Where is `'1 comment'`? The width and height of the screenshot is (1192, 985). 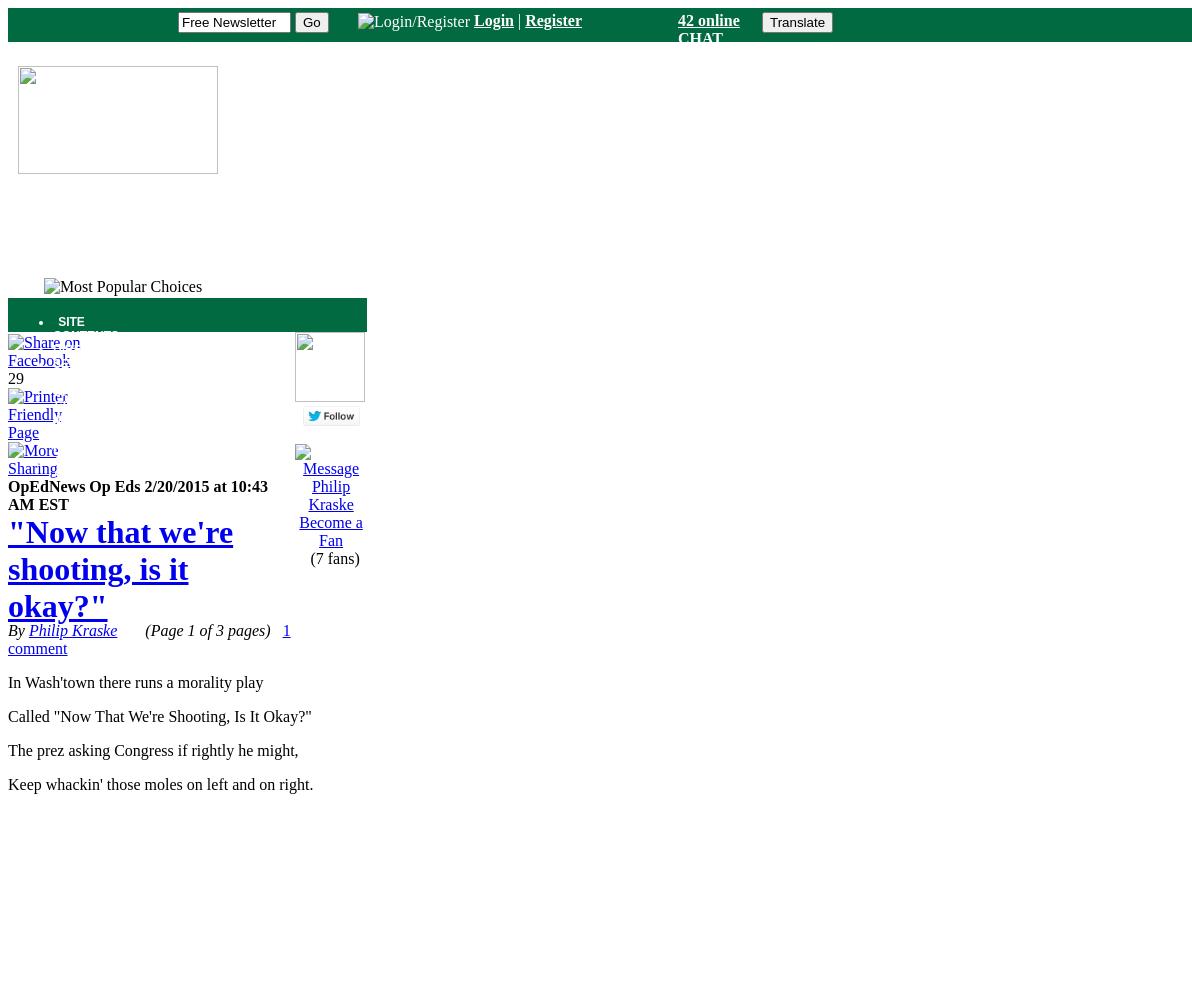 '1 comment' is located at coordinates (149, 638).